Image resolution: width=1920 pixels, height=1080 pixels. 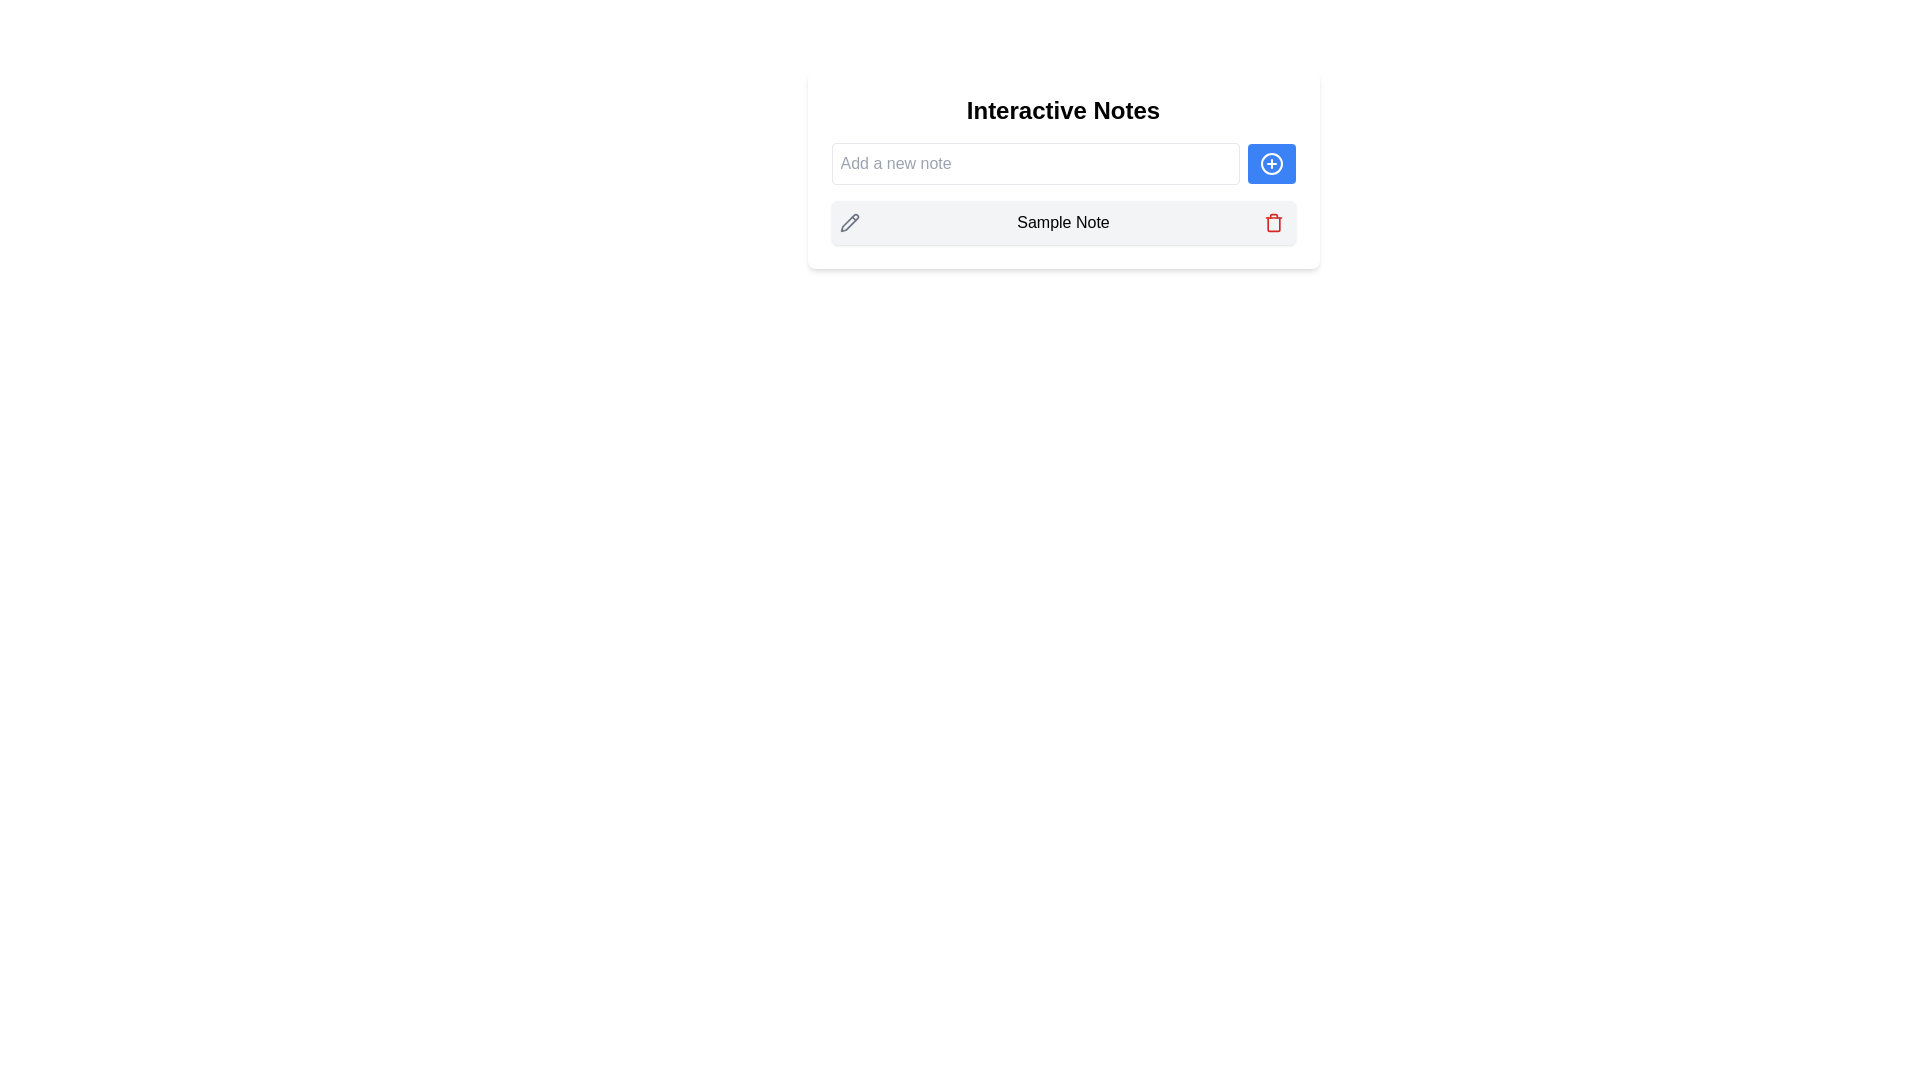 What do you see at coordinates (1272, 223) in the screenshot?
I see `the delete button (icon-based) located at the far-right side of the note entry titled 'Sample Note'` at bounding box center [1272, 223].